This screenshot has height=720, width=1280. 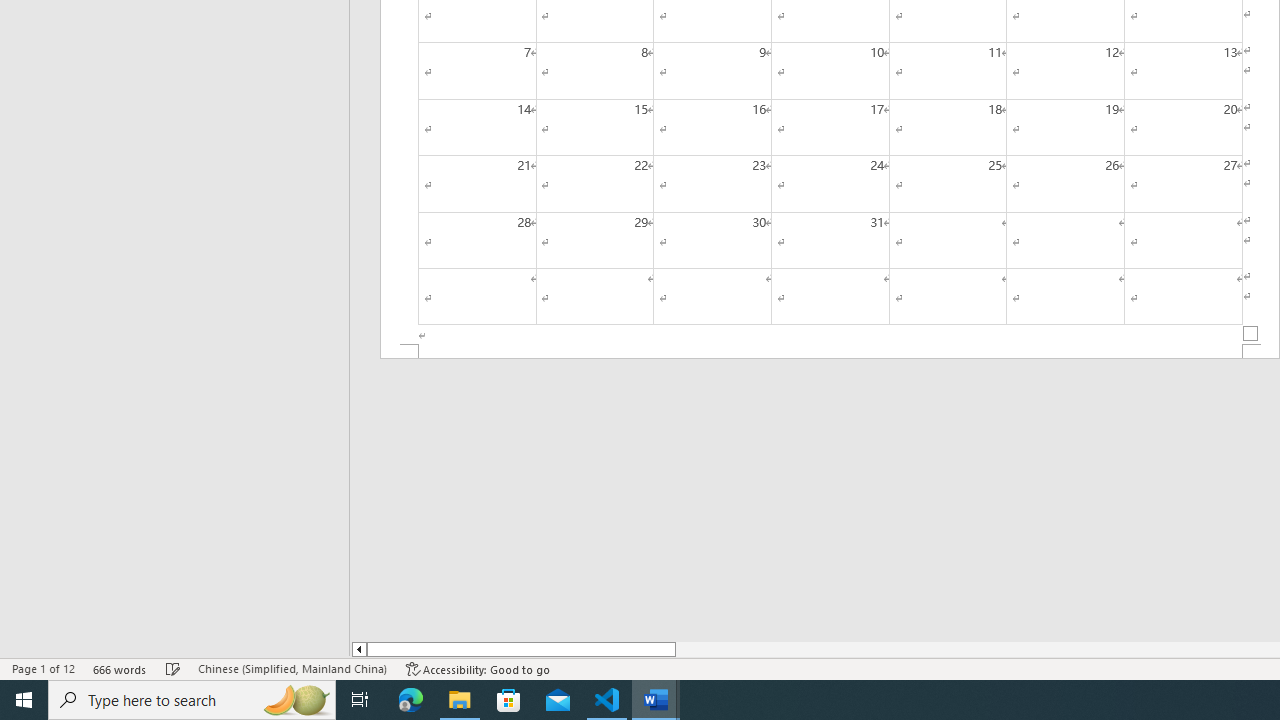 I want to click on 'Spelling and Grammar Check Checking', so click(x=173, y=669).